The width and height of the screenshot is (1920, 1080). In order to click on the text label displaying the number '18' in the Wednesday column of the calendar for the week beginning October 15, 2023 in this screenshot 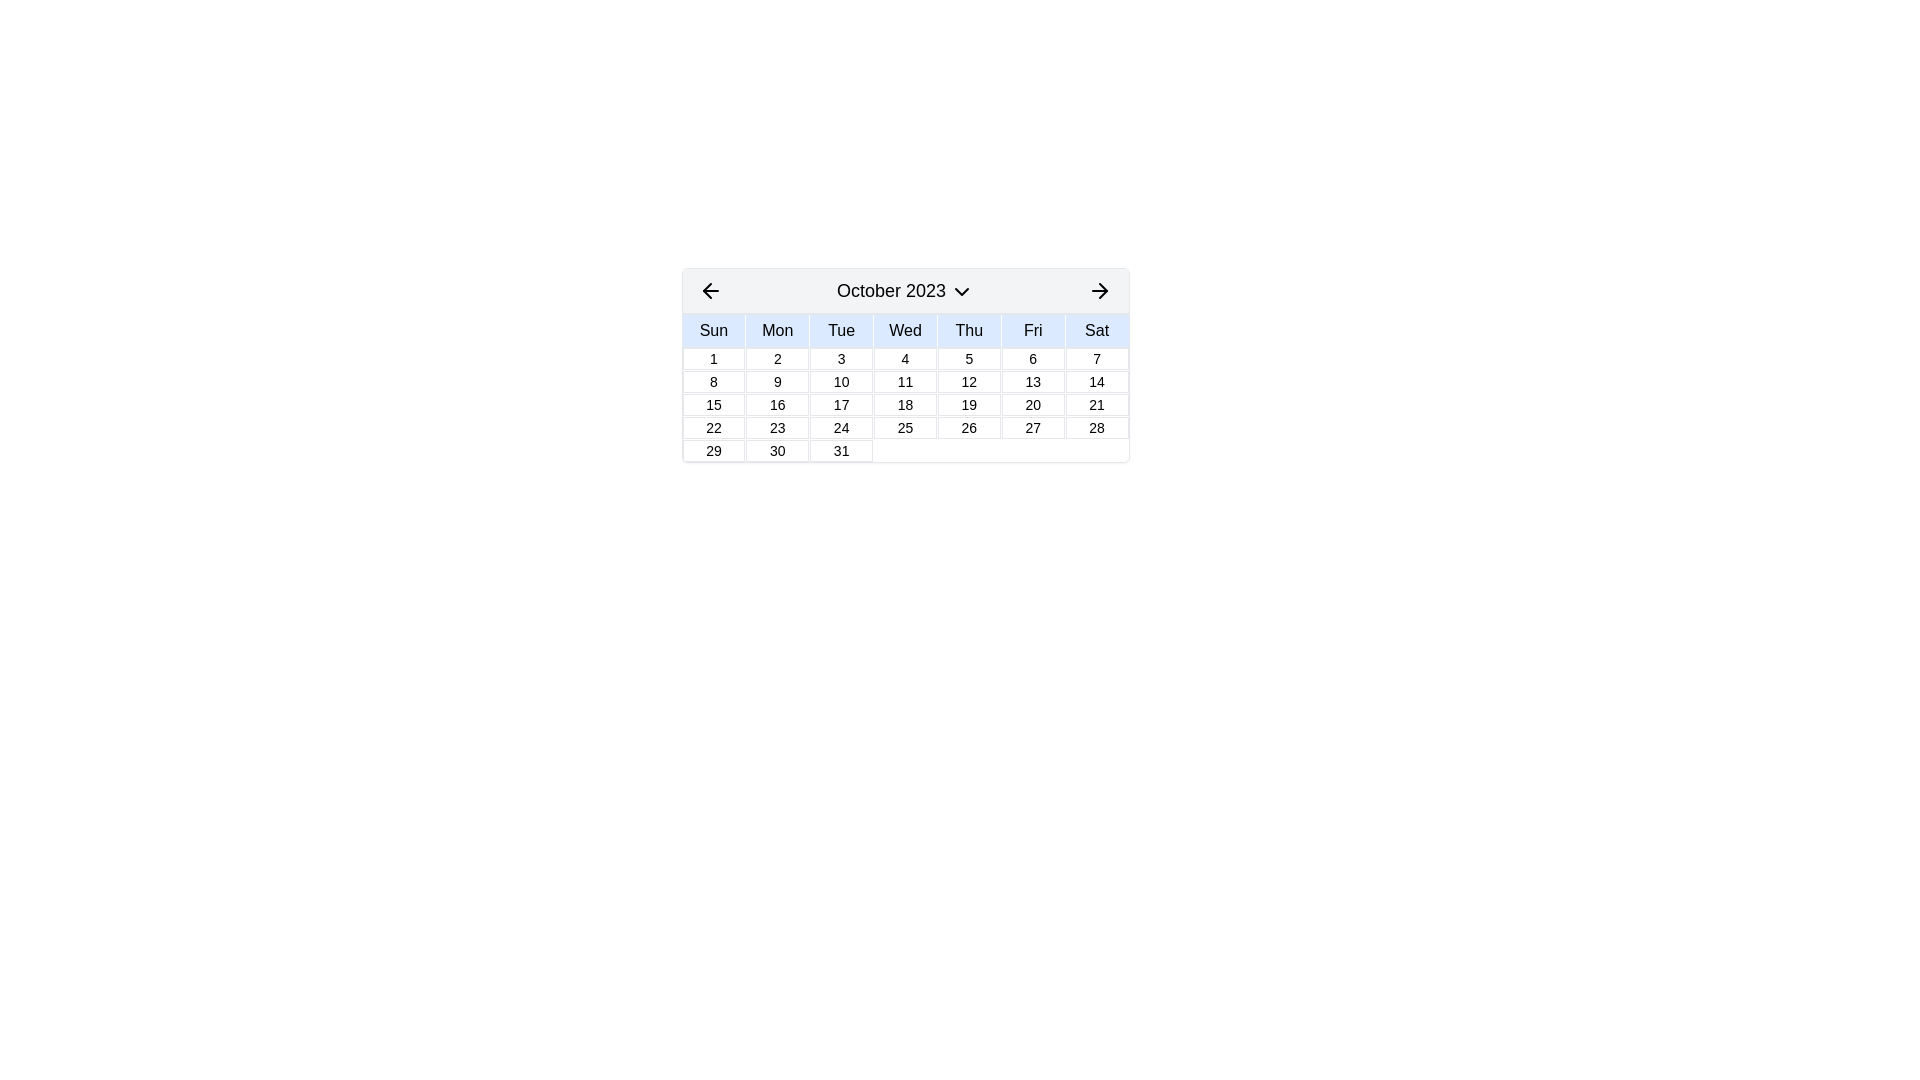, I will do `click(904, 405)`.